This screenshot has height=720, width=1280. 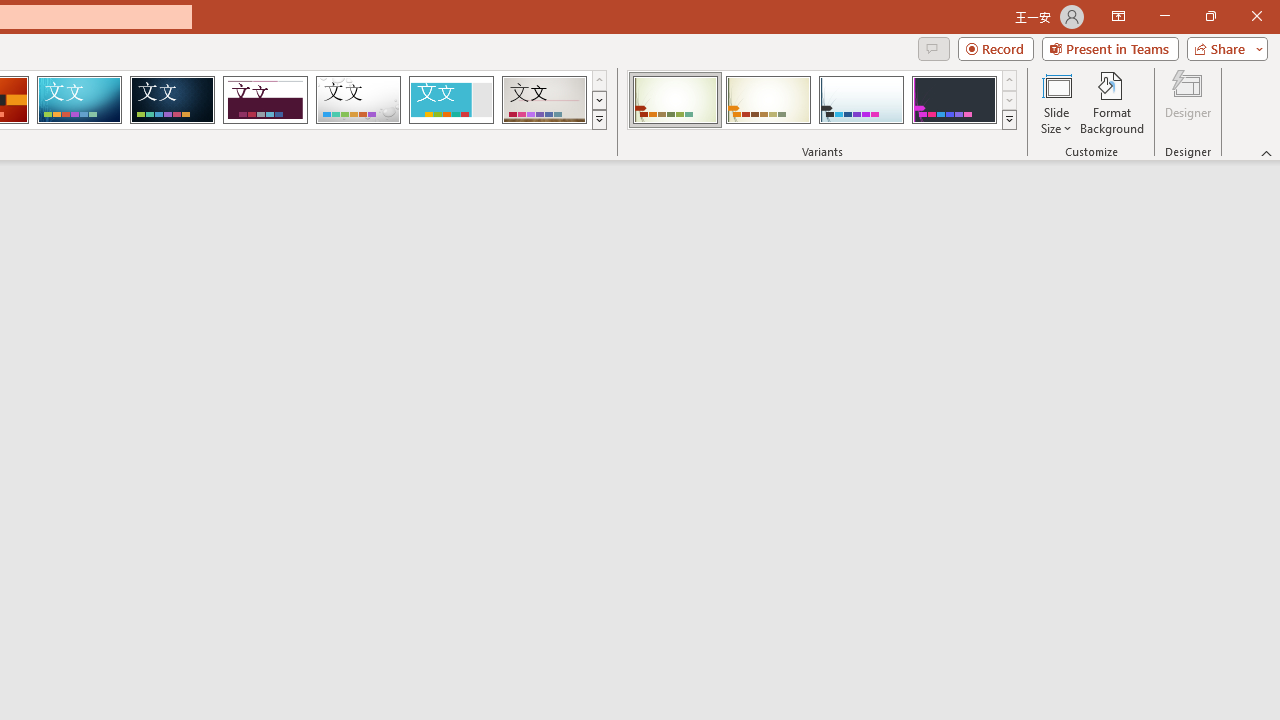 I want to click on 'Wisp Variant 2', so click(x=767, y=100).